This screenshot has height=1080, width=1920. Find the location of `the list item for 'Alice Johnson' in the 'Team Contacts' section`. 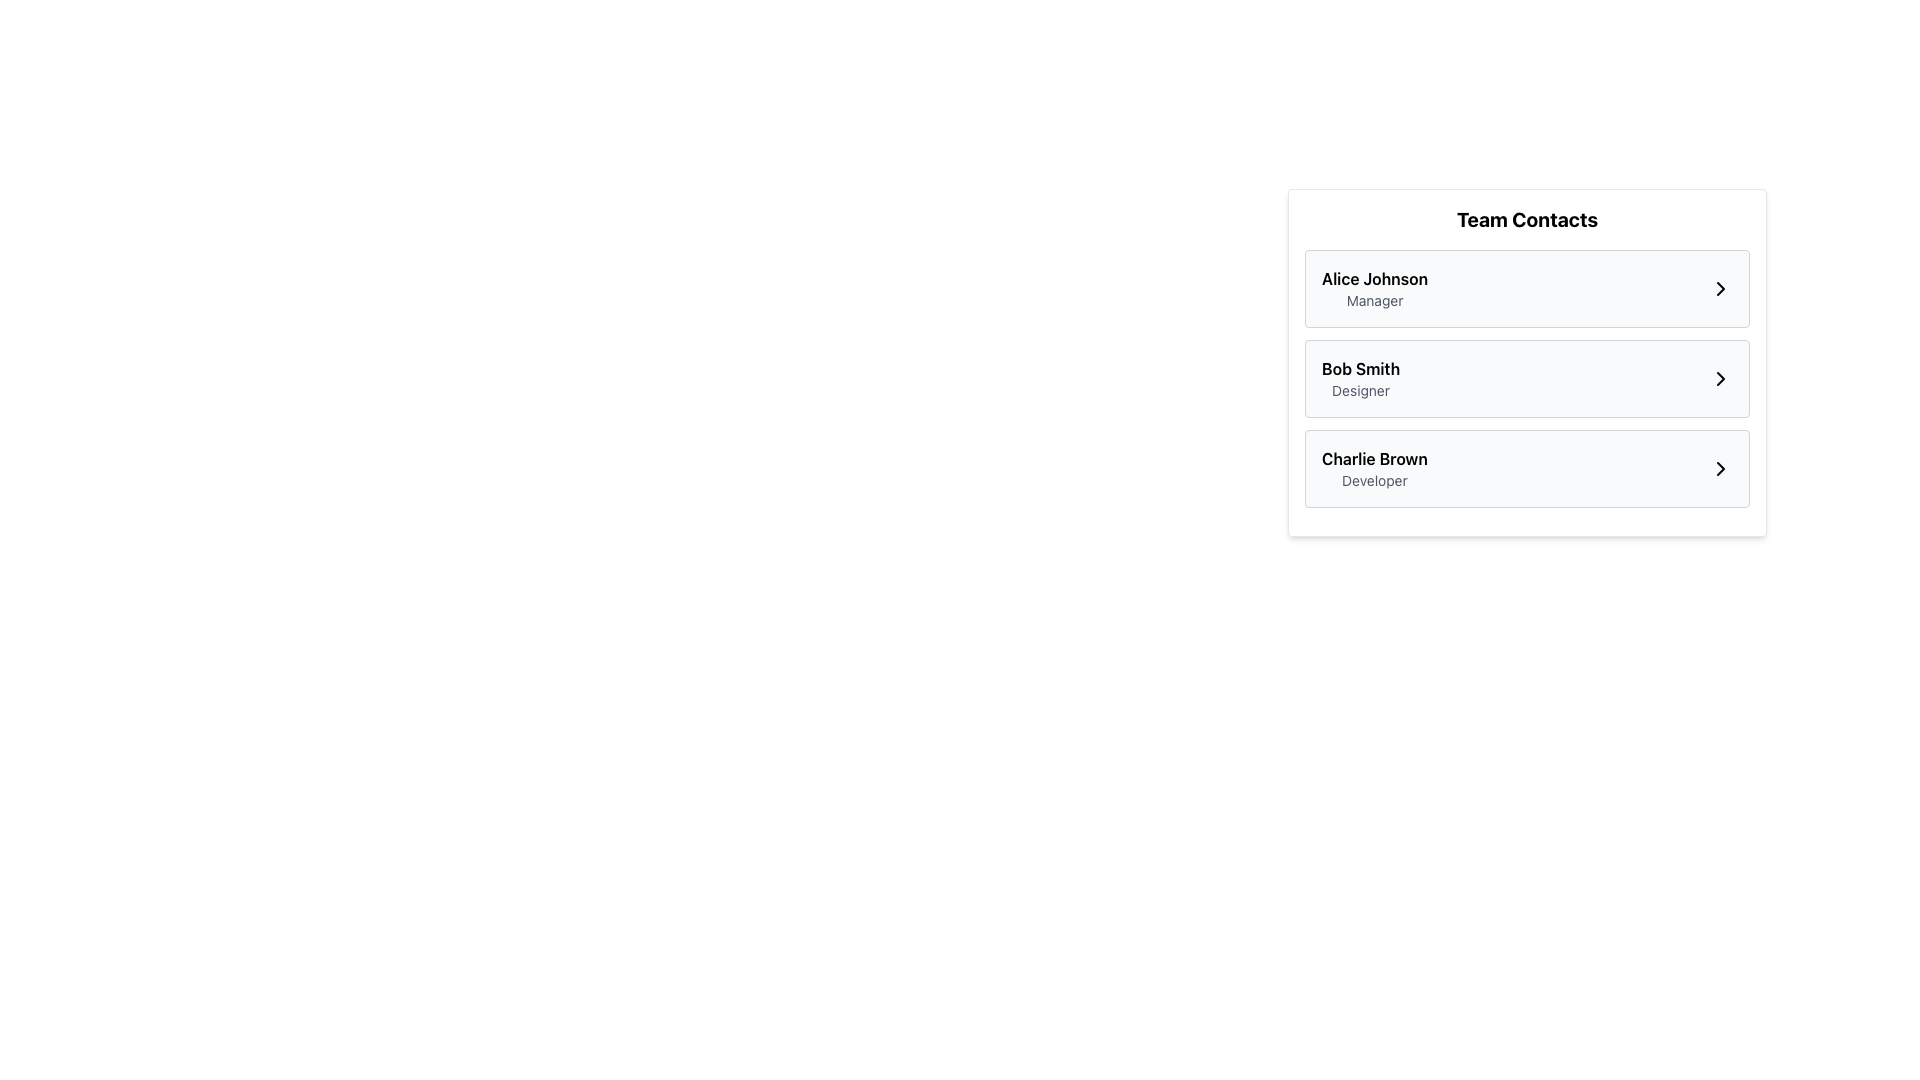

the list item for 'Alice Johnson' in the 'Team Contacts' section is located at coordinates (1526, 289).